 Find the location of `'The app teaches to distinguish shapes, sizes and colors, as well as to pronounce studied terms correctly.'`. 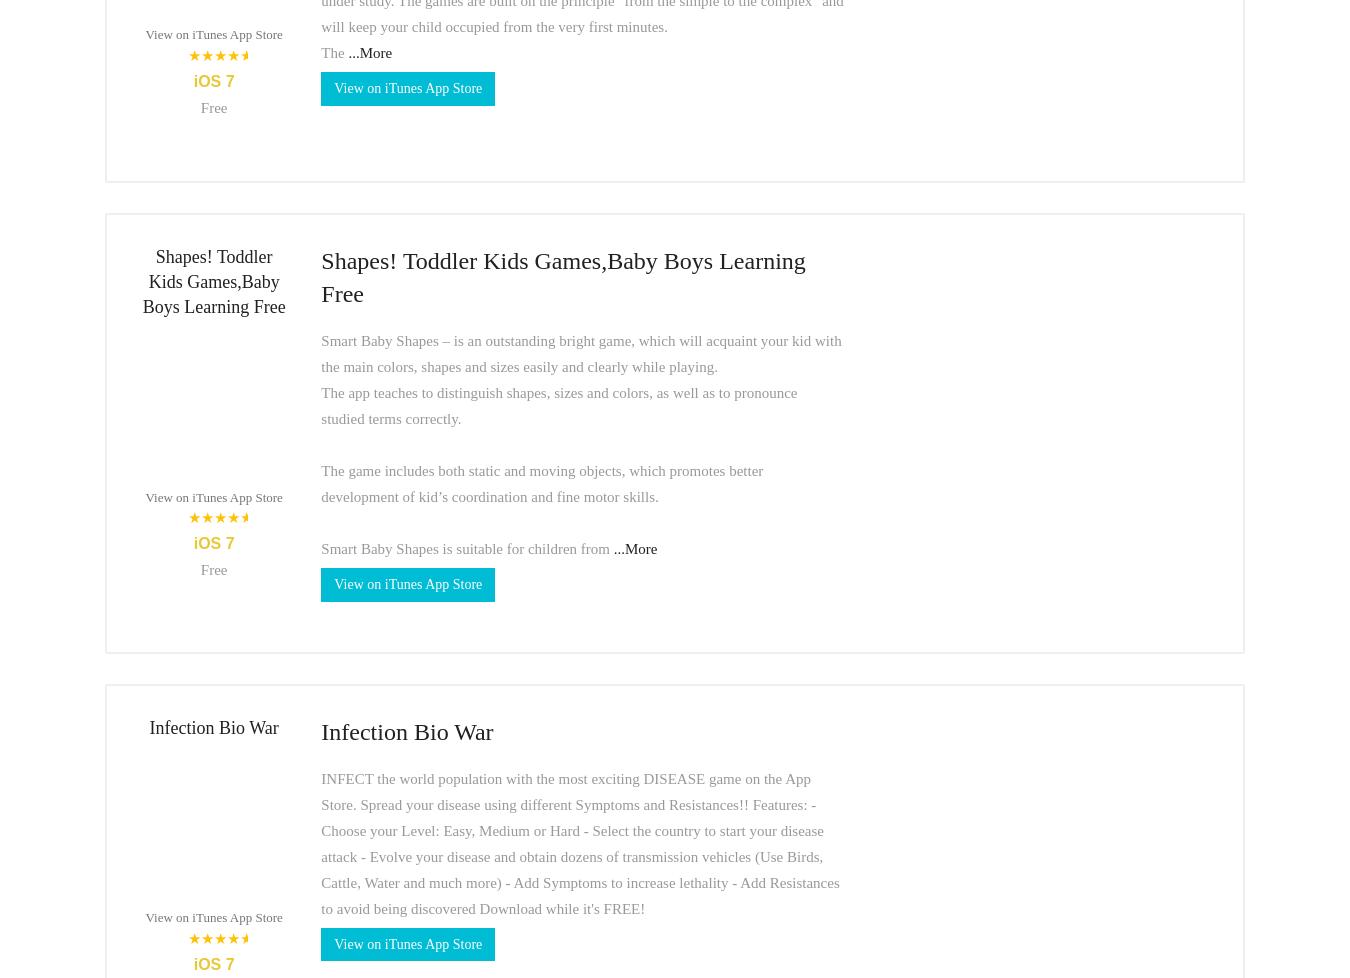

'The app teaches to distinguish shapes, sizes and colors, as well as to pronounce studied terms correctly.' is located at coordinates (320, 403).